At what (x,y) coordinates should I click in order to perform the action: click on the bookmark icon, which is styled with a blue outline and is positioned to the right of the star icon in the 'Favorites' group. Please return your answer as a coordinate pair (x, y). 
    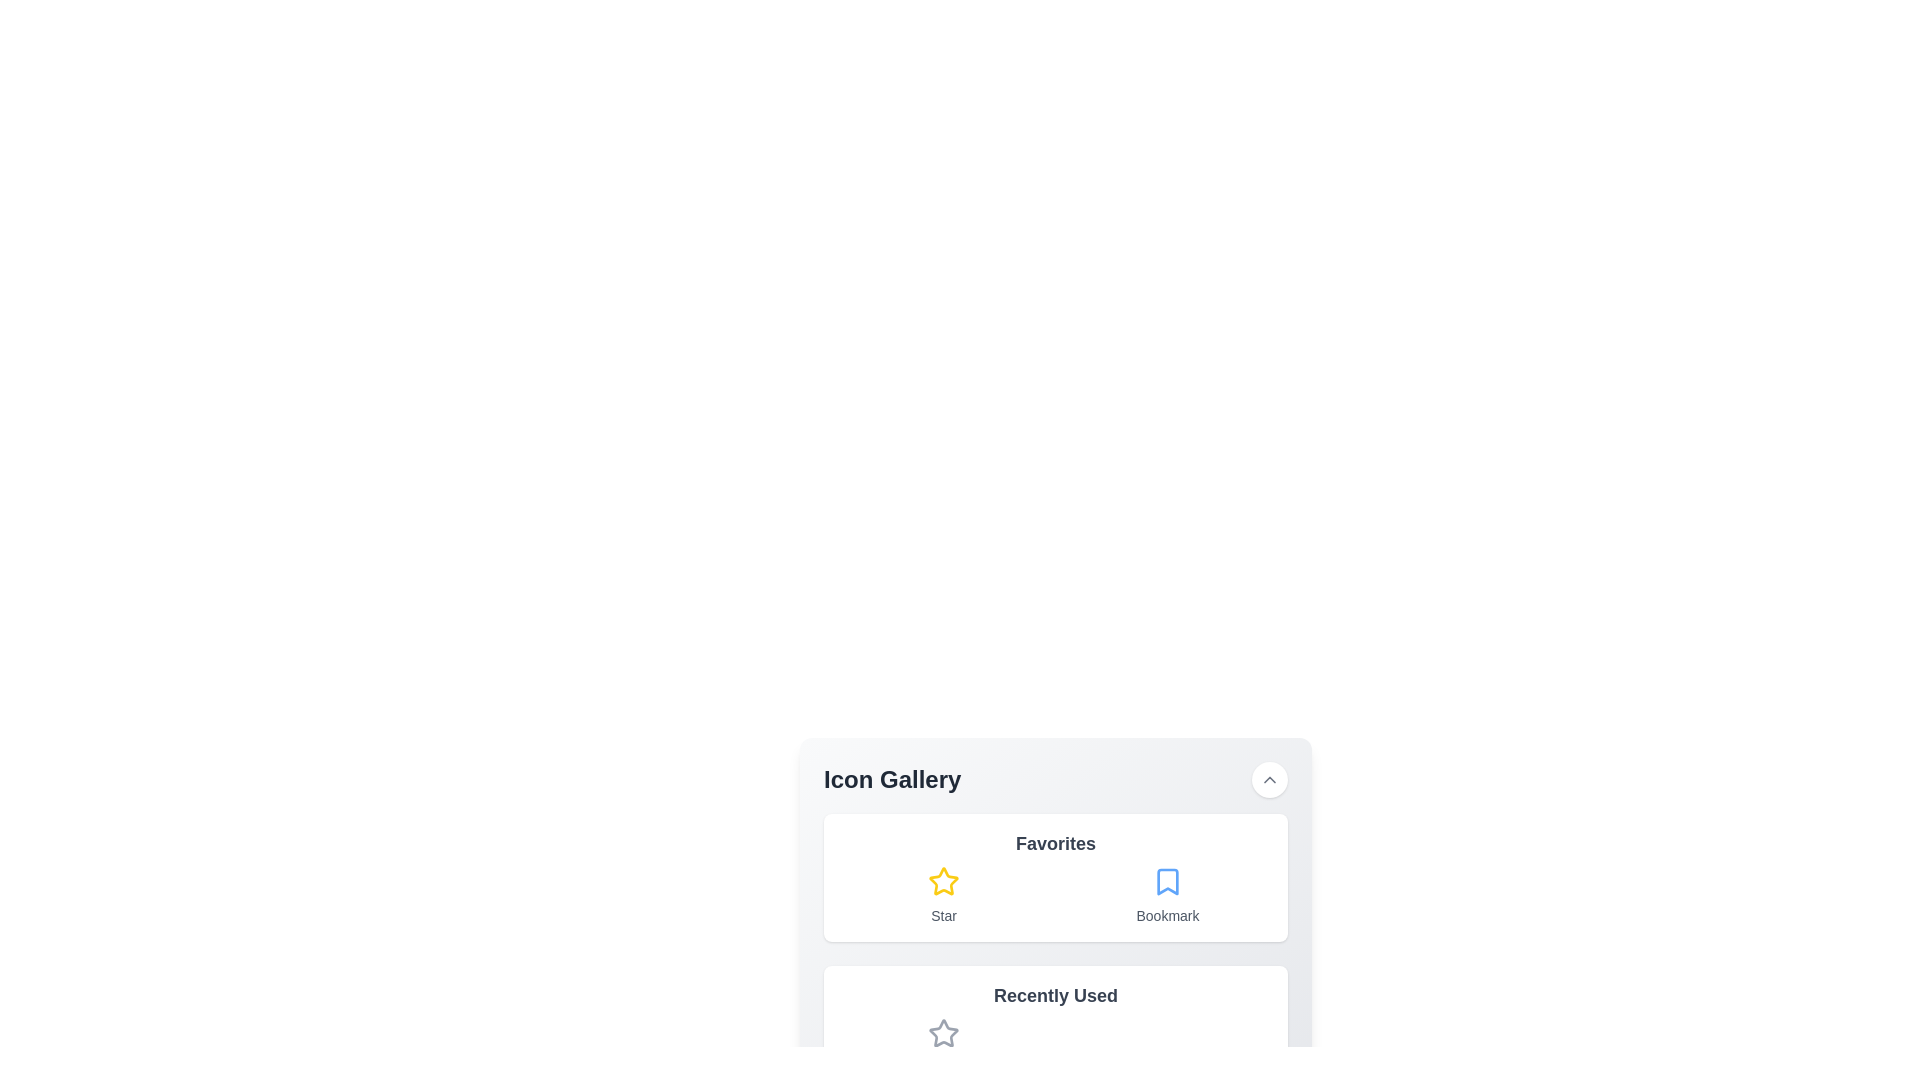
    Looking at the image, I should click on (1167, 881).